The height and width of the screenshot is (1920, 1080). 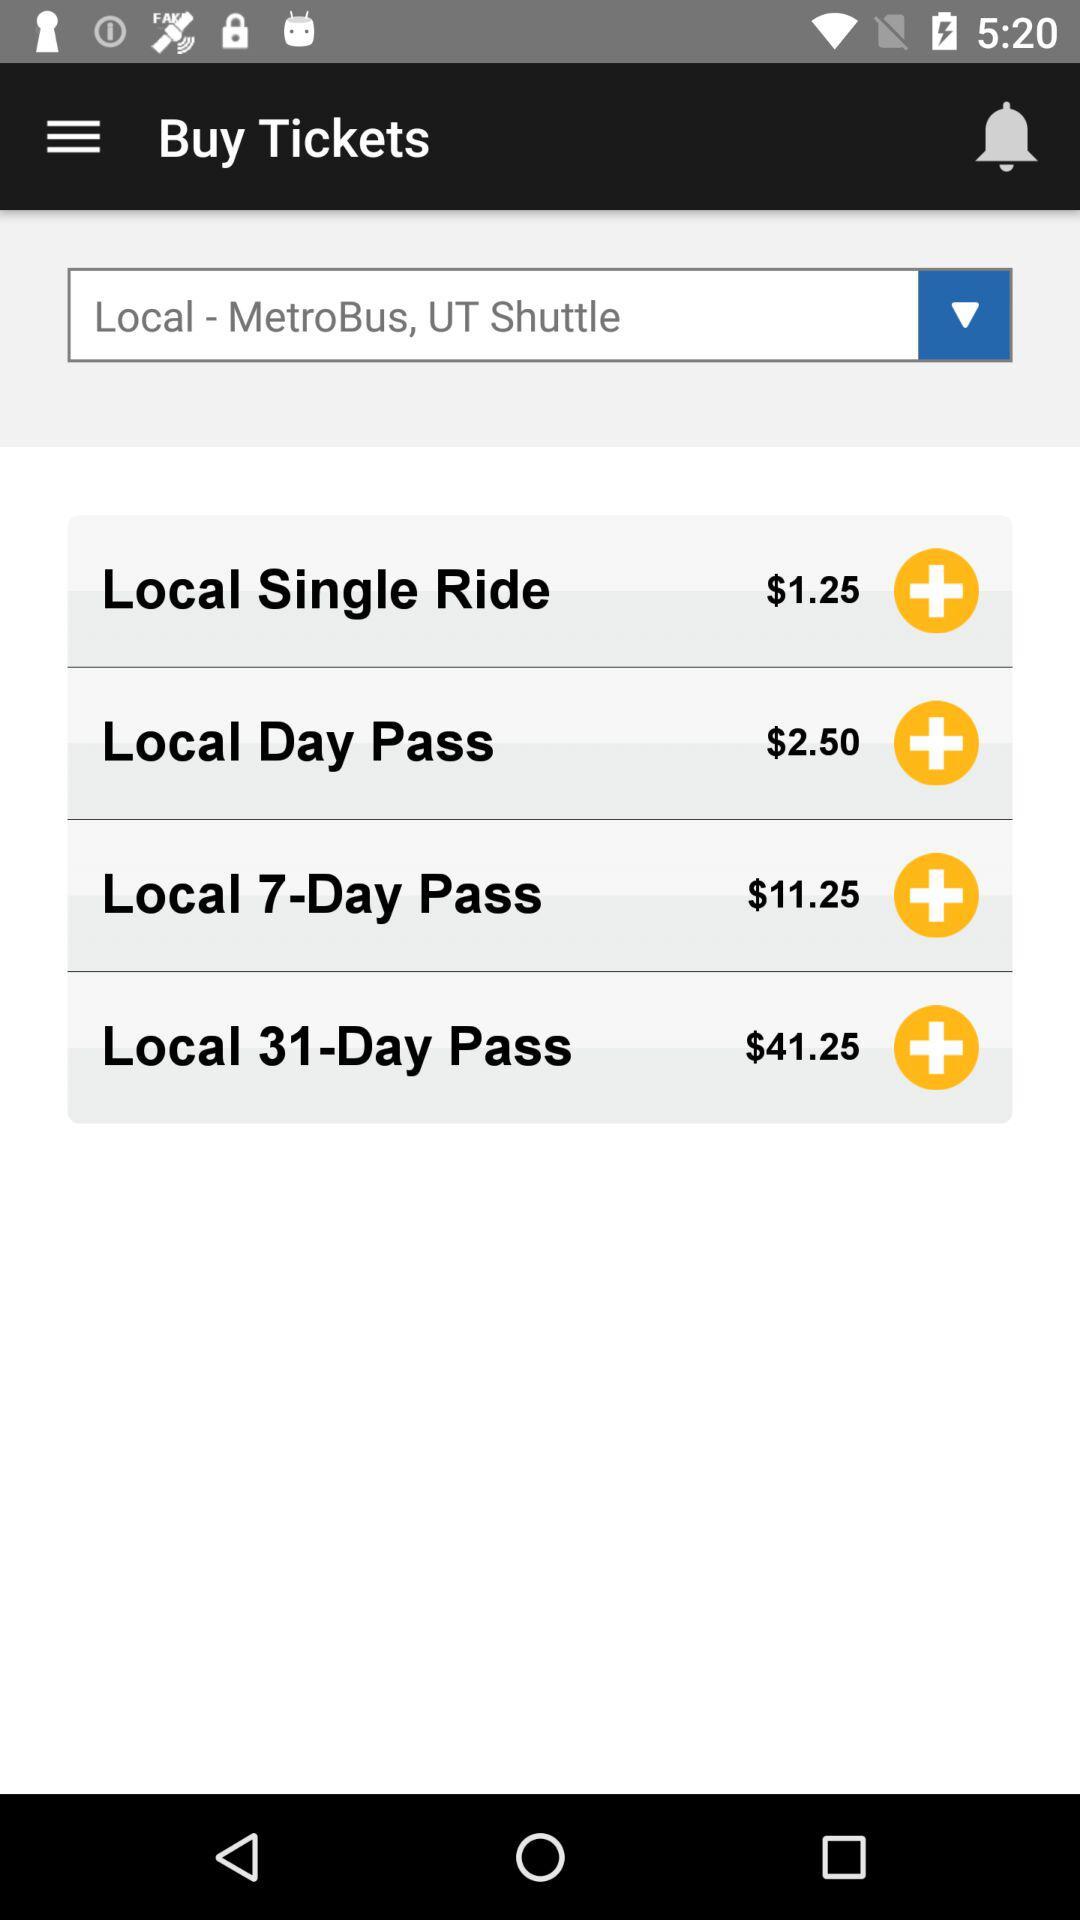 I want to click on item above the local day pass icon, so click(x=415, y=589).